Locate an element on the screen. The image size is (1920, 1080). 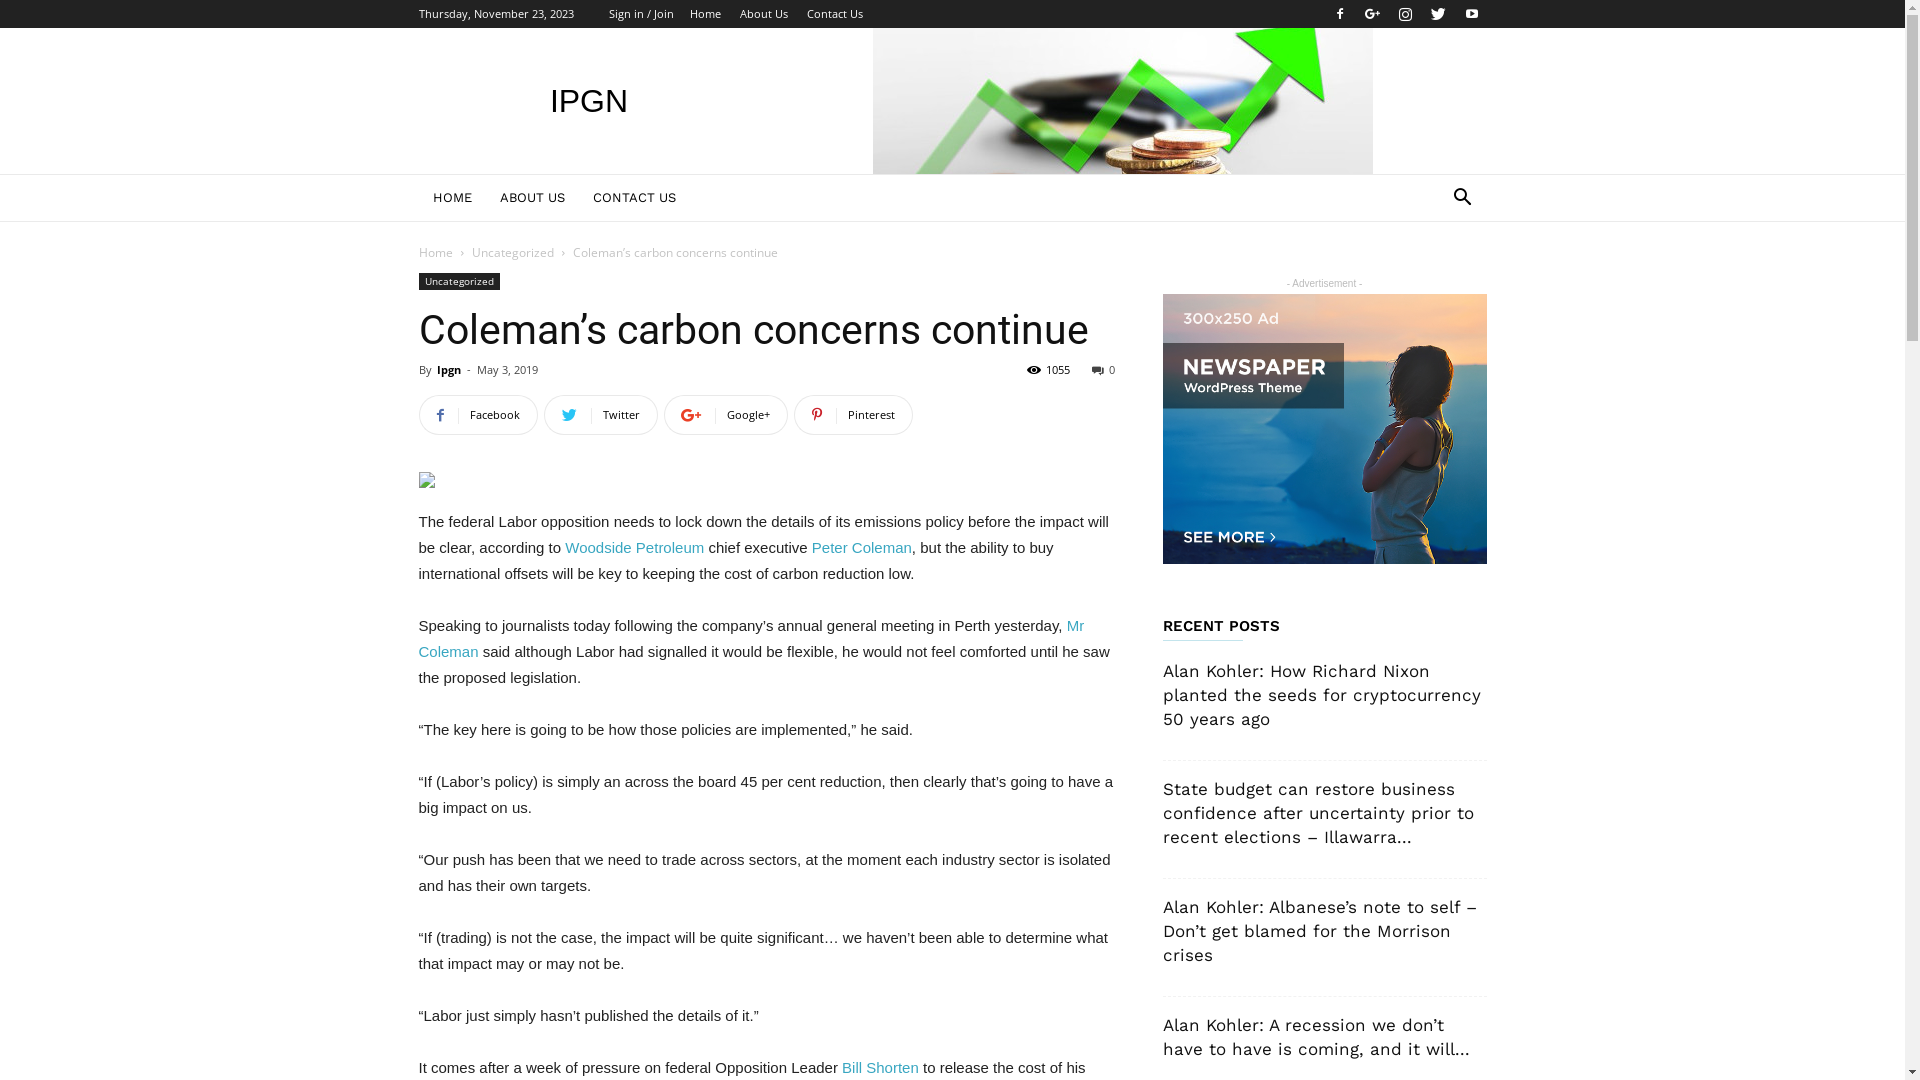
'Uncategorized' is located at coordinates (513, 251).